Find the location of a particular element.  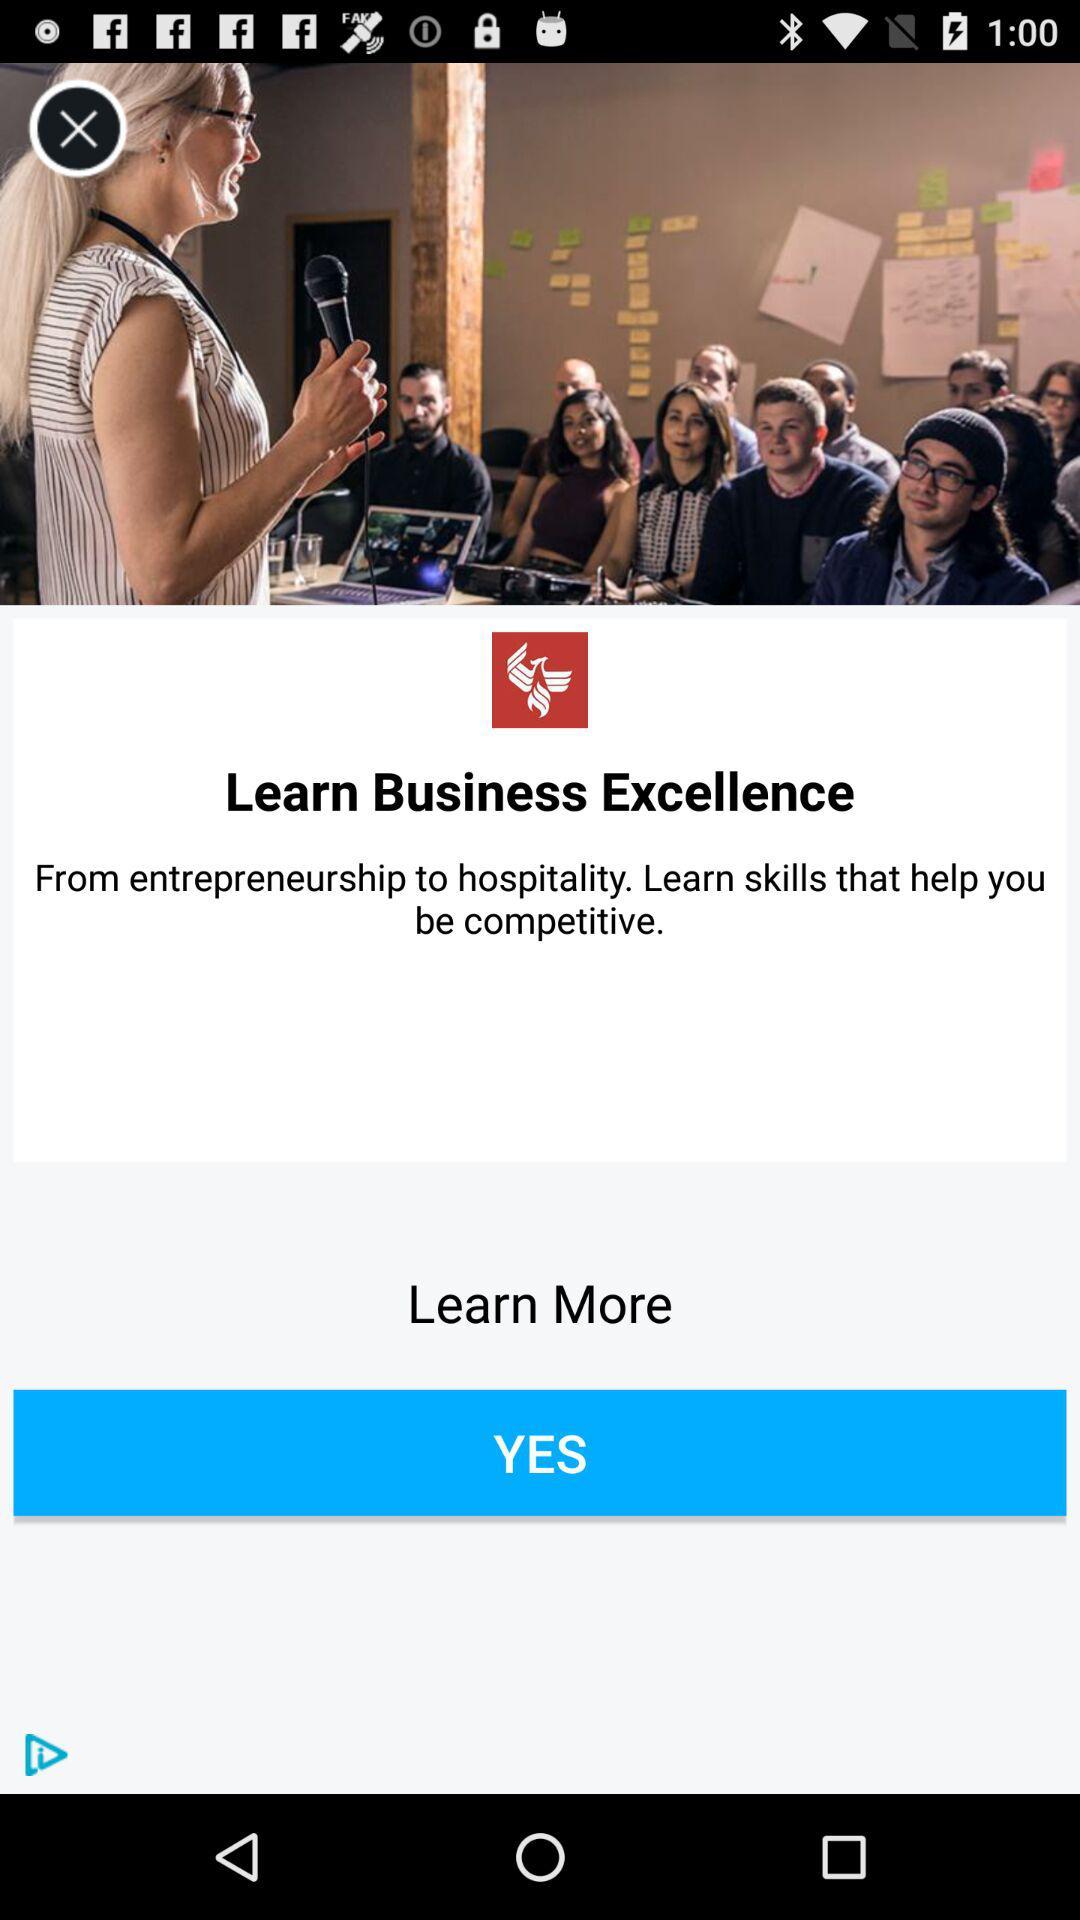

the learn business excellence item is located at coordinates (540, 789).